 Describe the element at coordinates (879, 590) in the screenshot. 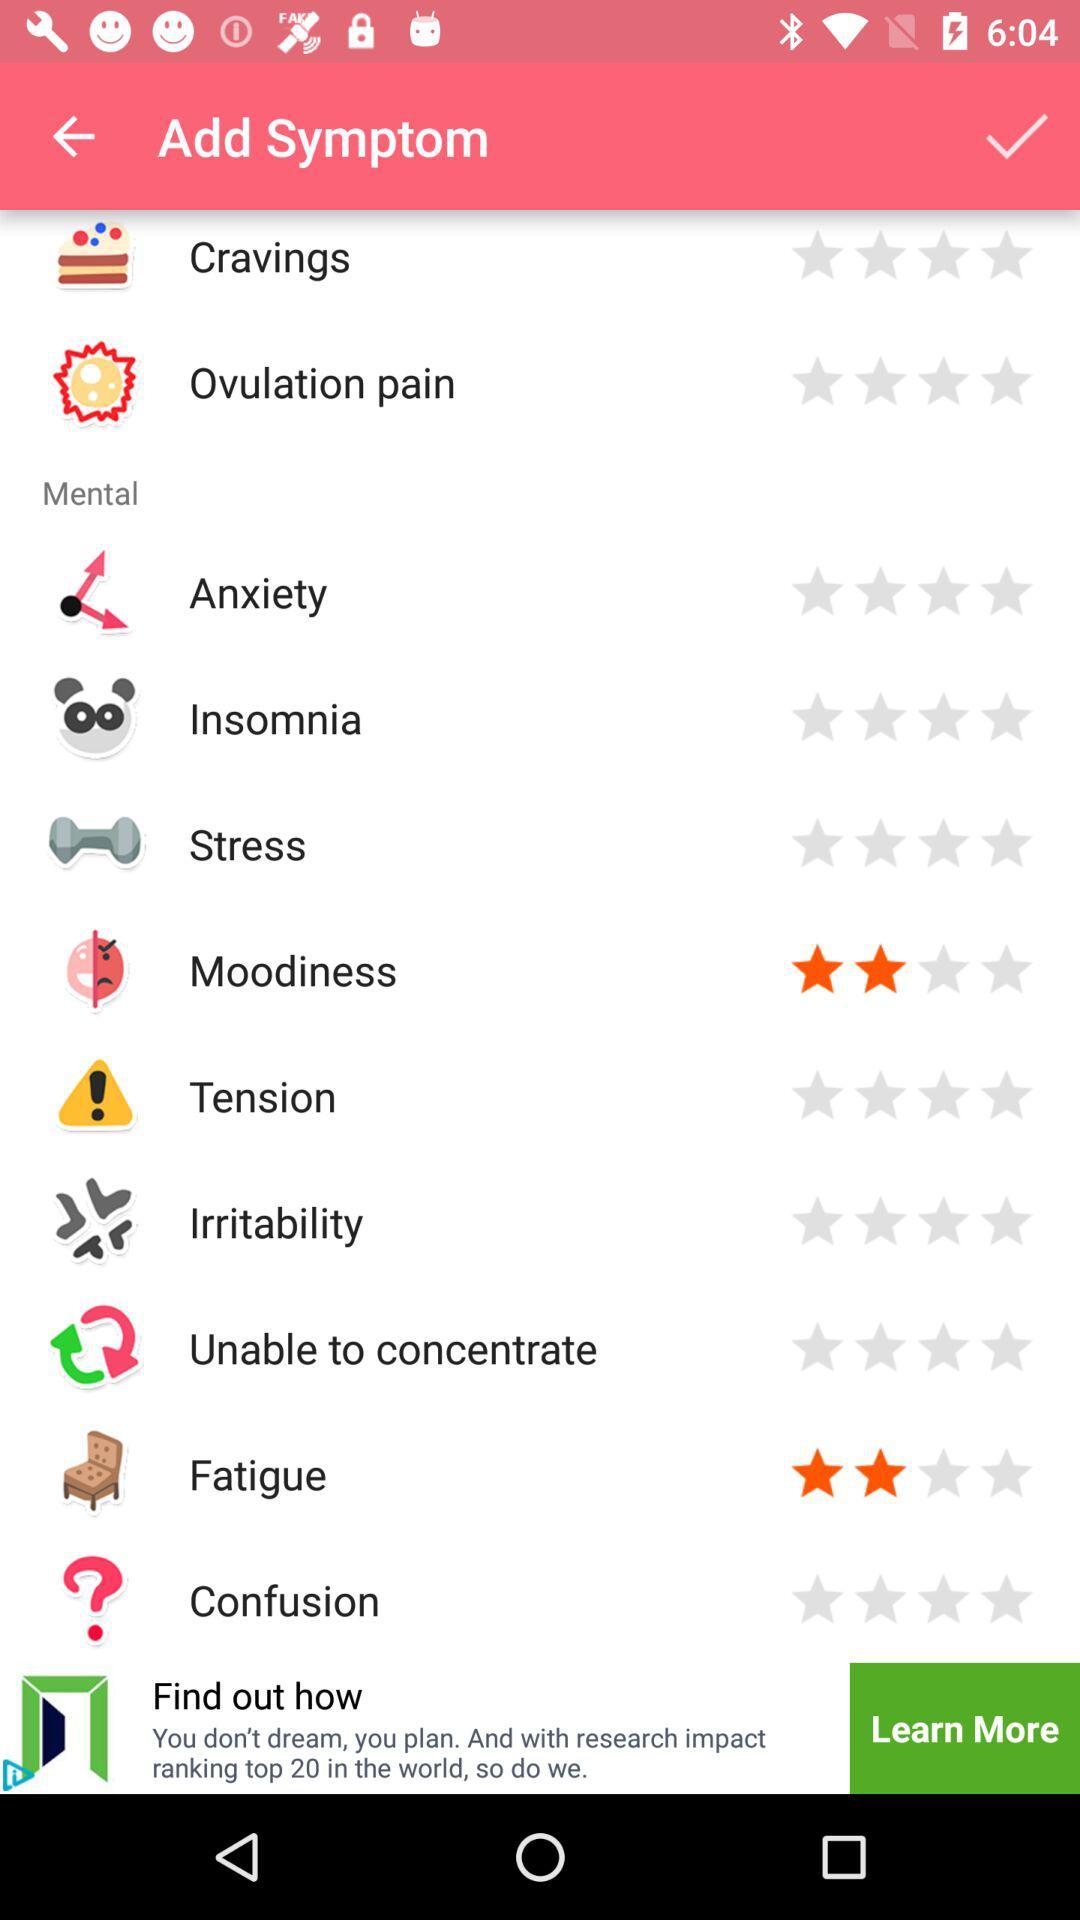

I see `rate symptom` at that location.